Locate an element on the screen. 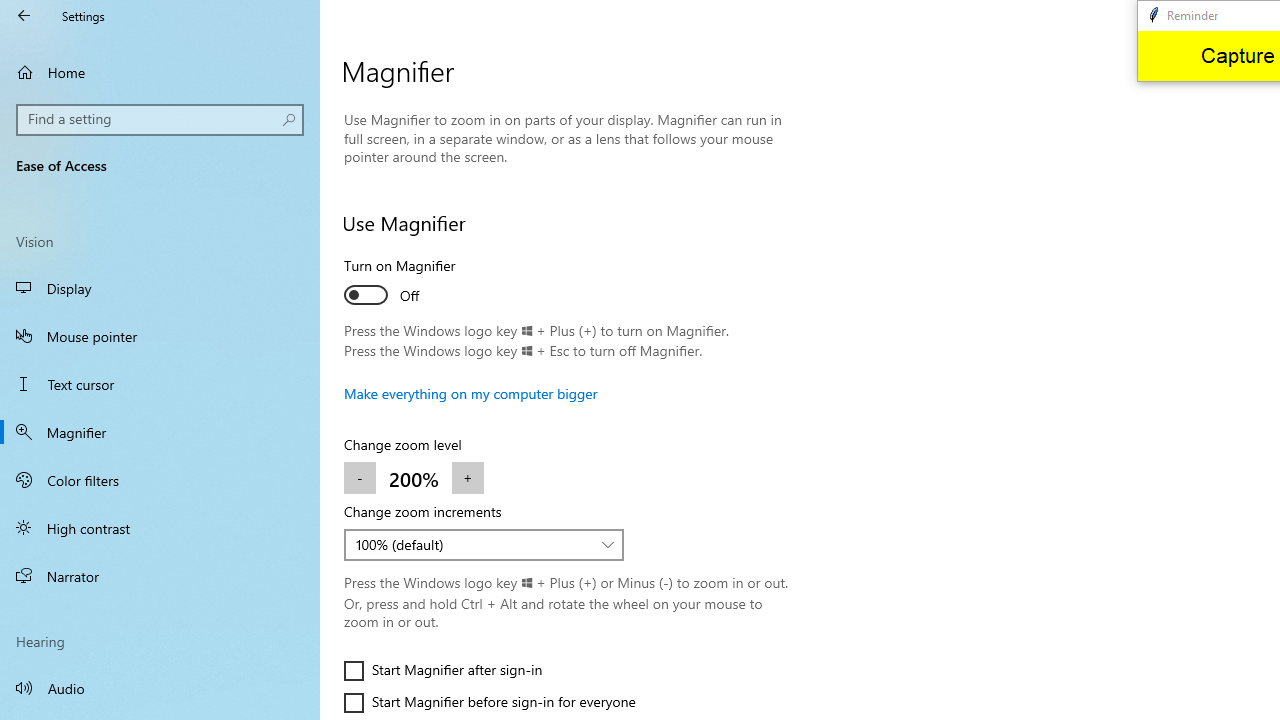 The height and width of the screenshot is (720, 1280). 'Start Magnifier after sign-in' is located at coordinates (442, 671).